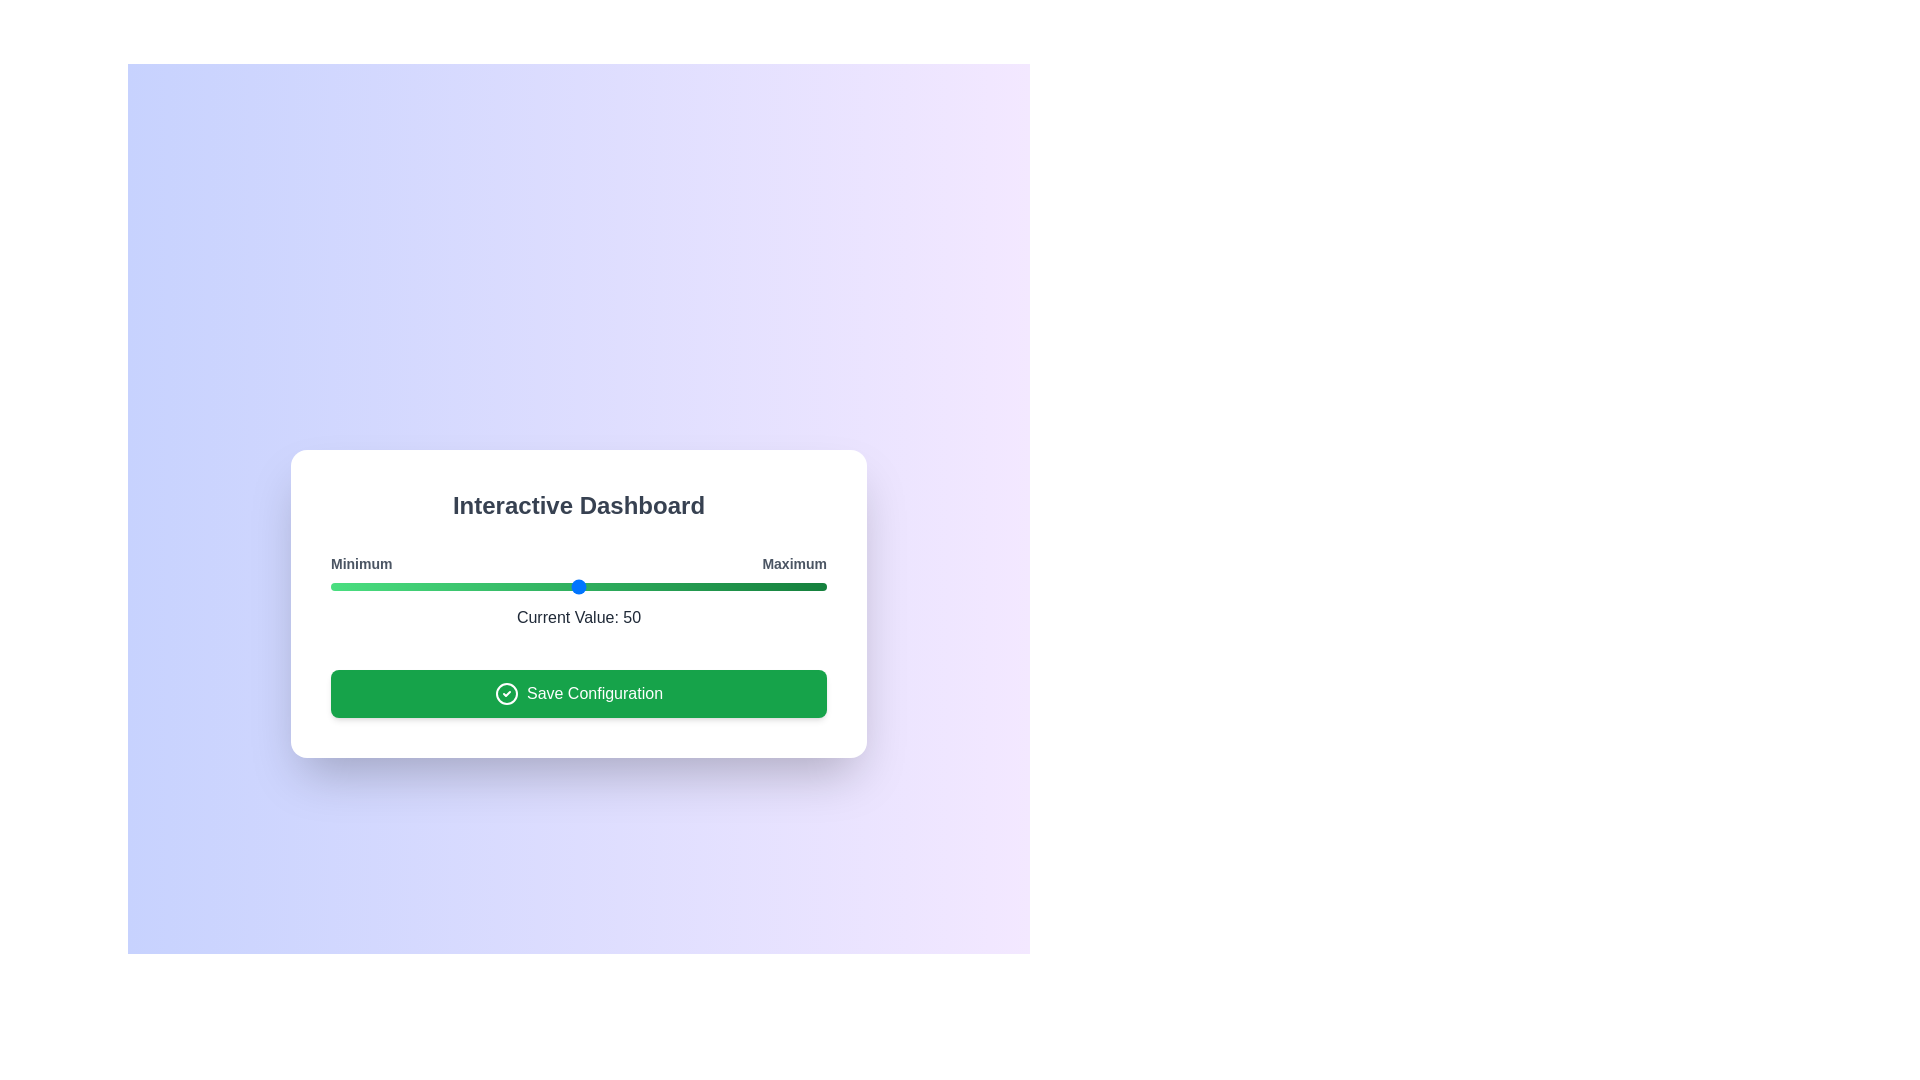 This screenshot has width=1920, height=1080. What do you see at coordinates (489, 585) in the screenshot?
I see `the slider to set the value to 32` at bounding box center [489, 585].